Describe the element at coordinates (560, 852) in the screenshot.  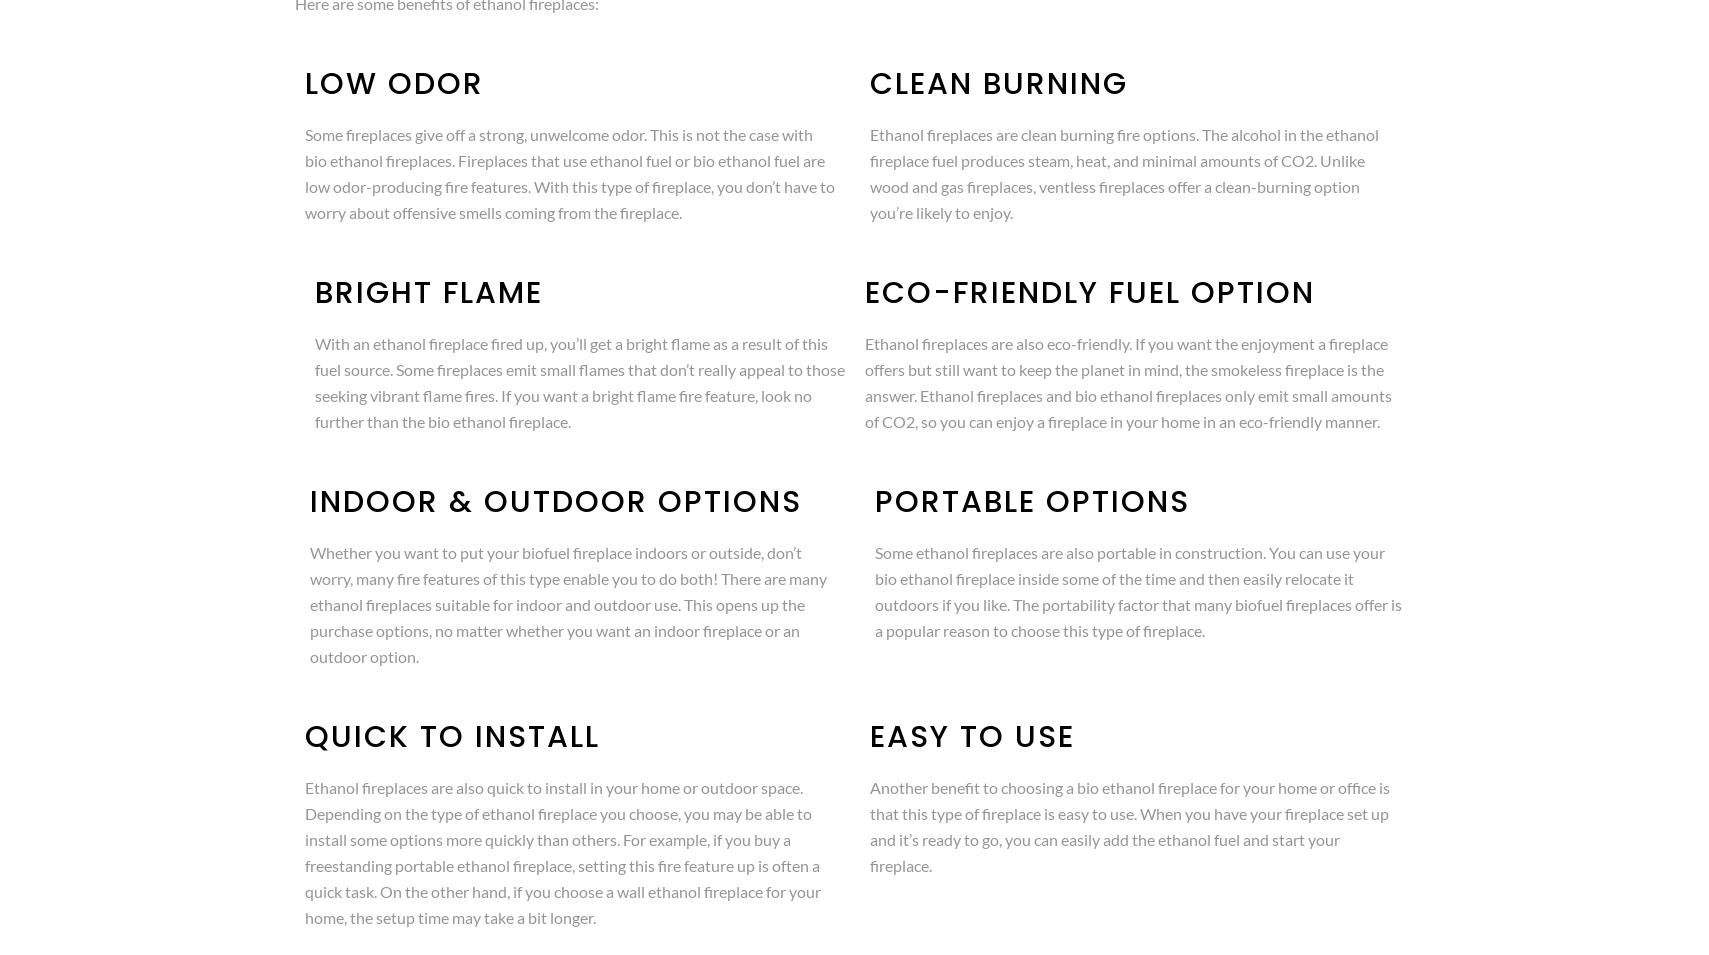
I see `'Ethanol fireplaces are also quick to install in your home or outdoor space. Depending on the type of ethanol fireplace you choose, you may be able to install some options more quickly than others. For example, if you buy a freestanding portable ethanol fireplace, setting this fire feature up is often a quick task. On the other hand, if you choose a wall ethanol fireplace for your home, the setup time may take a bit longer.'` at that location.